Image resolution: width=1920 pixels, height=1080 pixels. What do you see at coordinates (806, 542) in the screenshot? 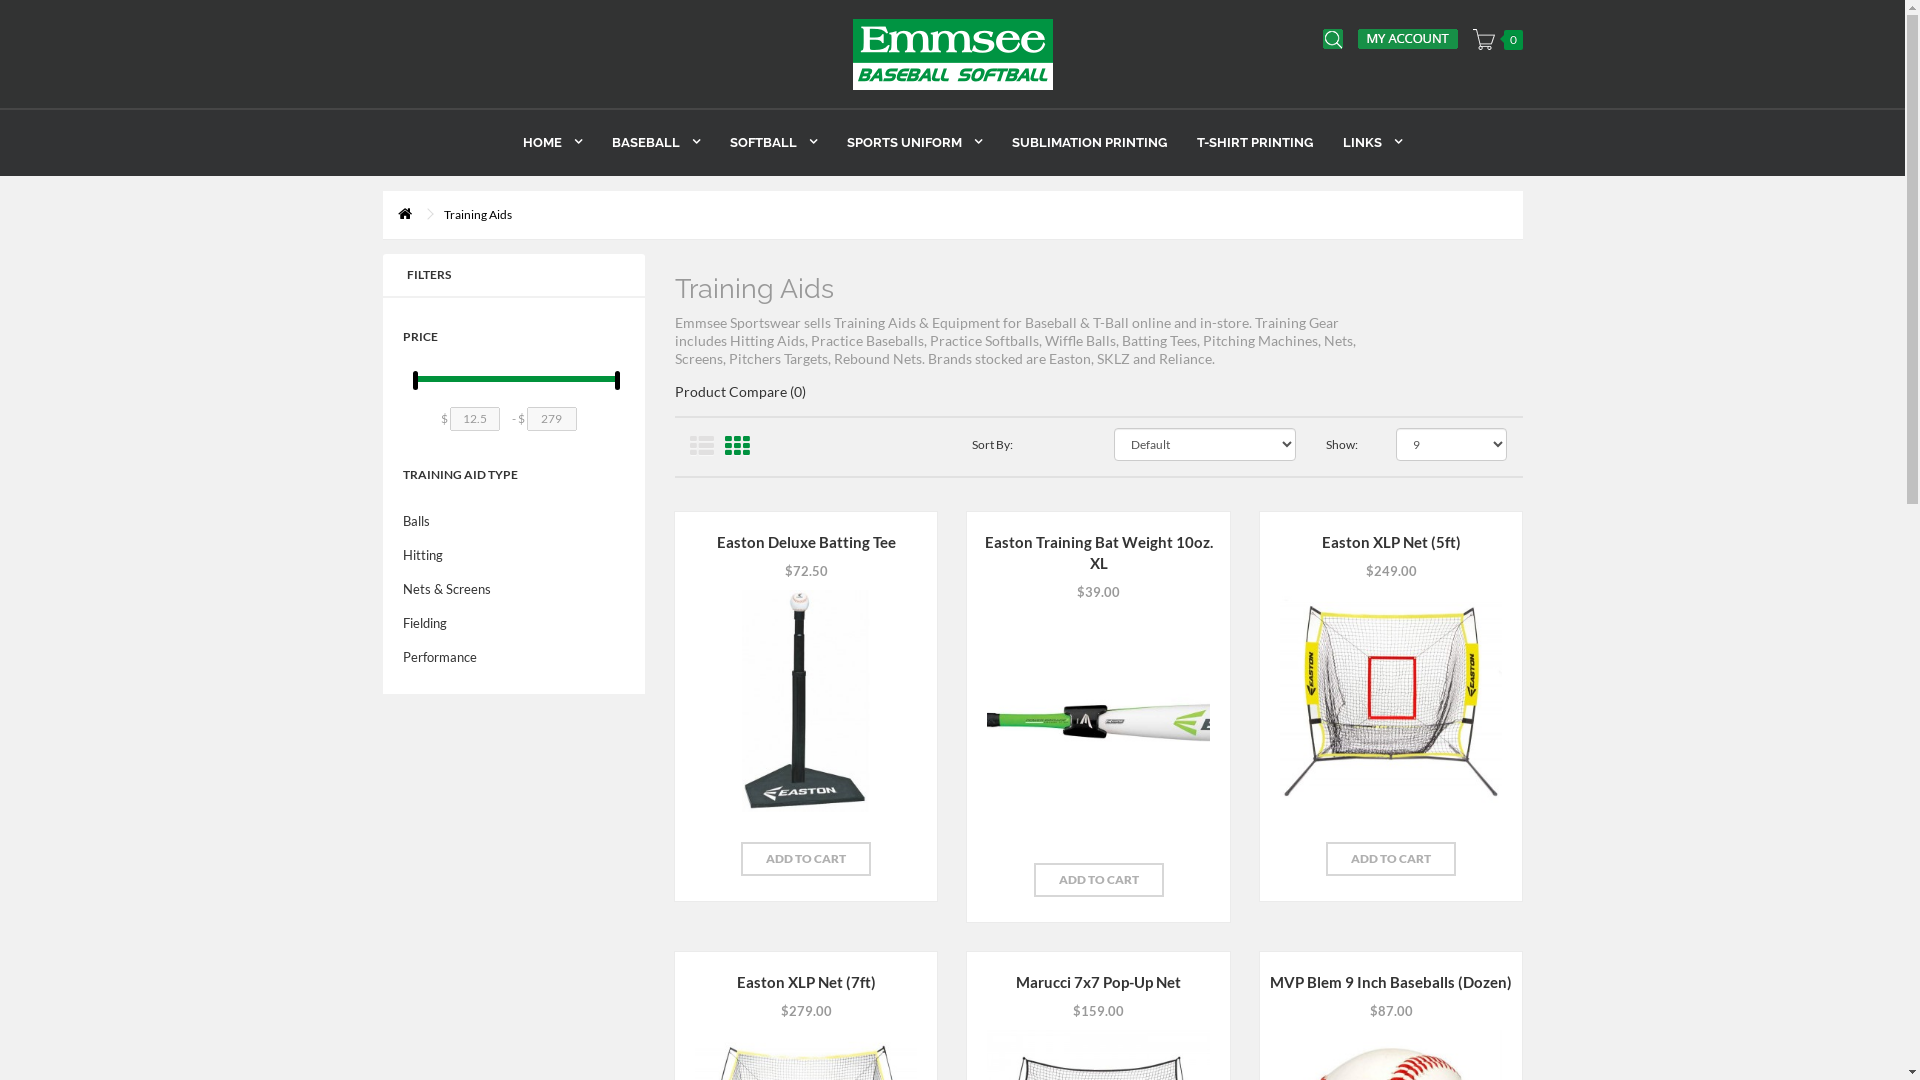
I see `'Easton Deluxe Batting Tee'` at bounding box center [806, 542].